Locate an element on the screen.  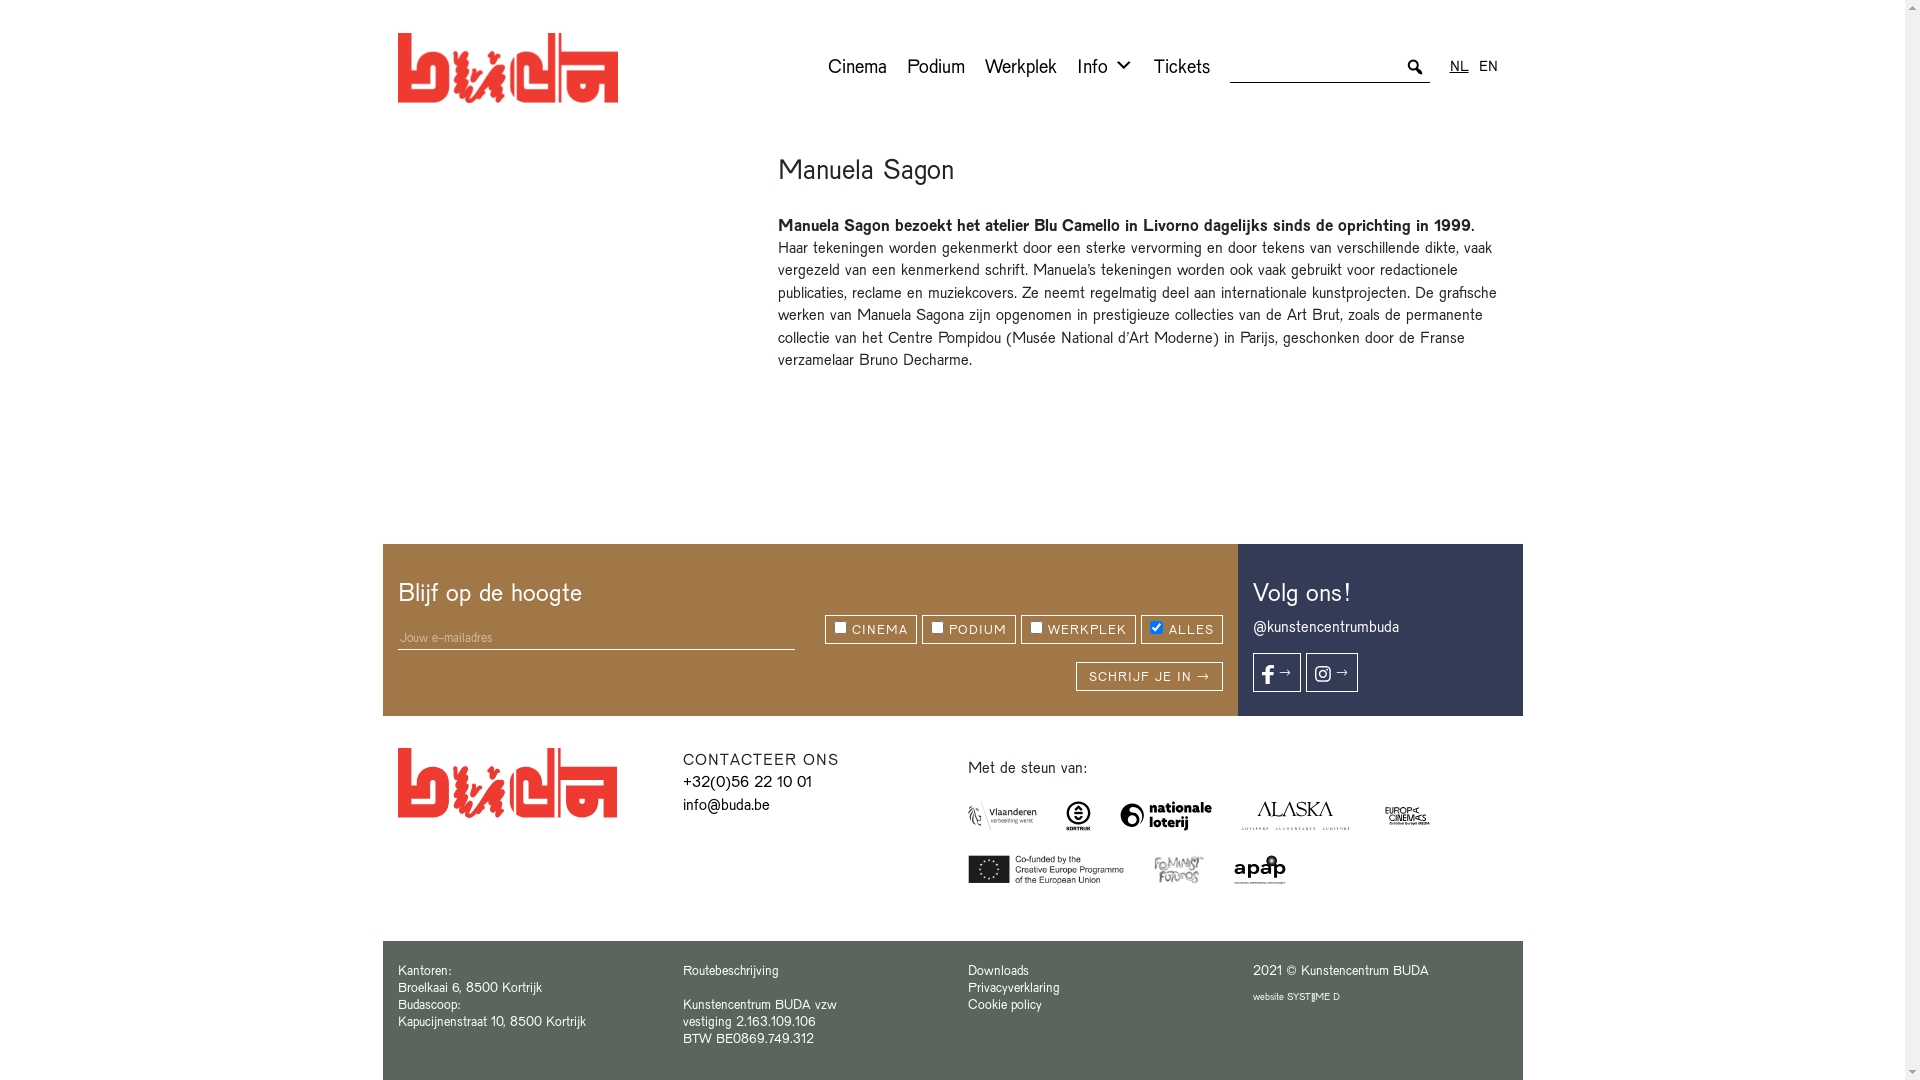
'+32(0)56 22 10 01' is located at coordinates (745, 779).